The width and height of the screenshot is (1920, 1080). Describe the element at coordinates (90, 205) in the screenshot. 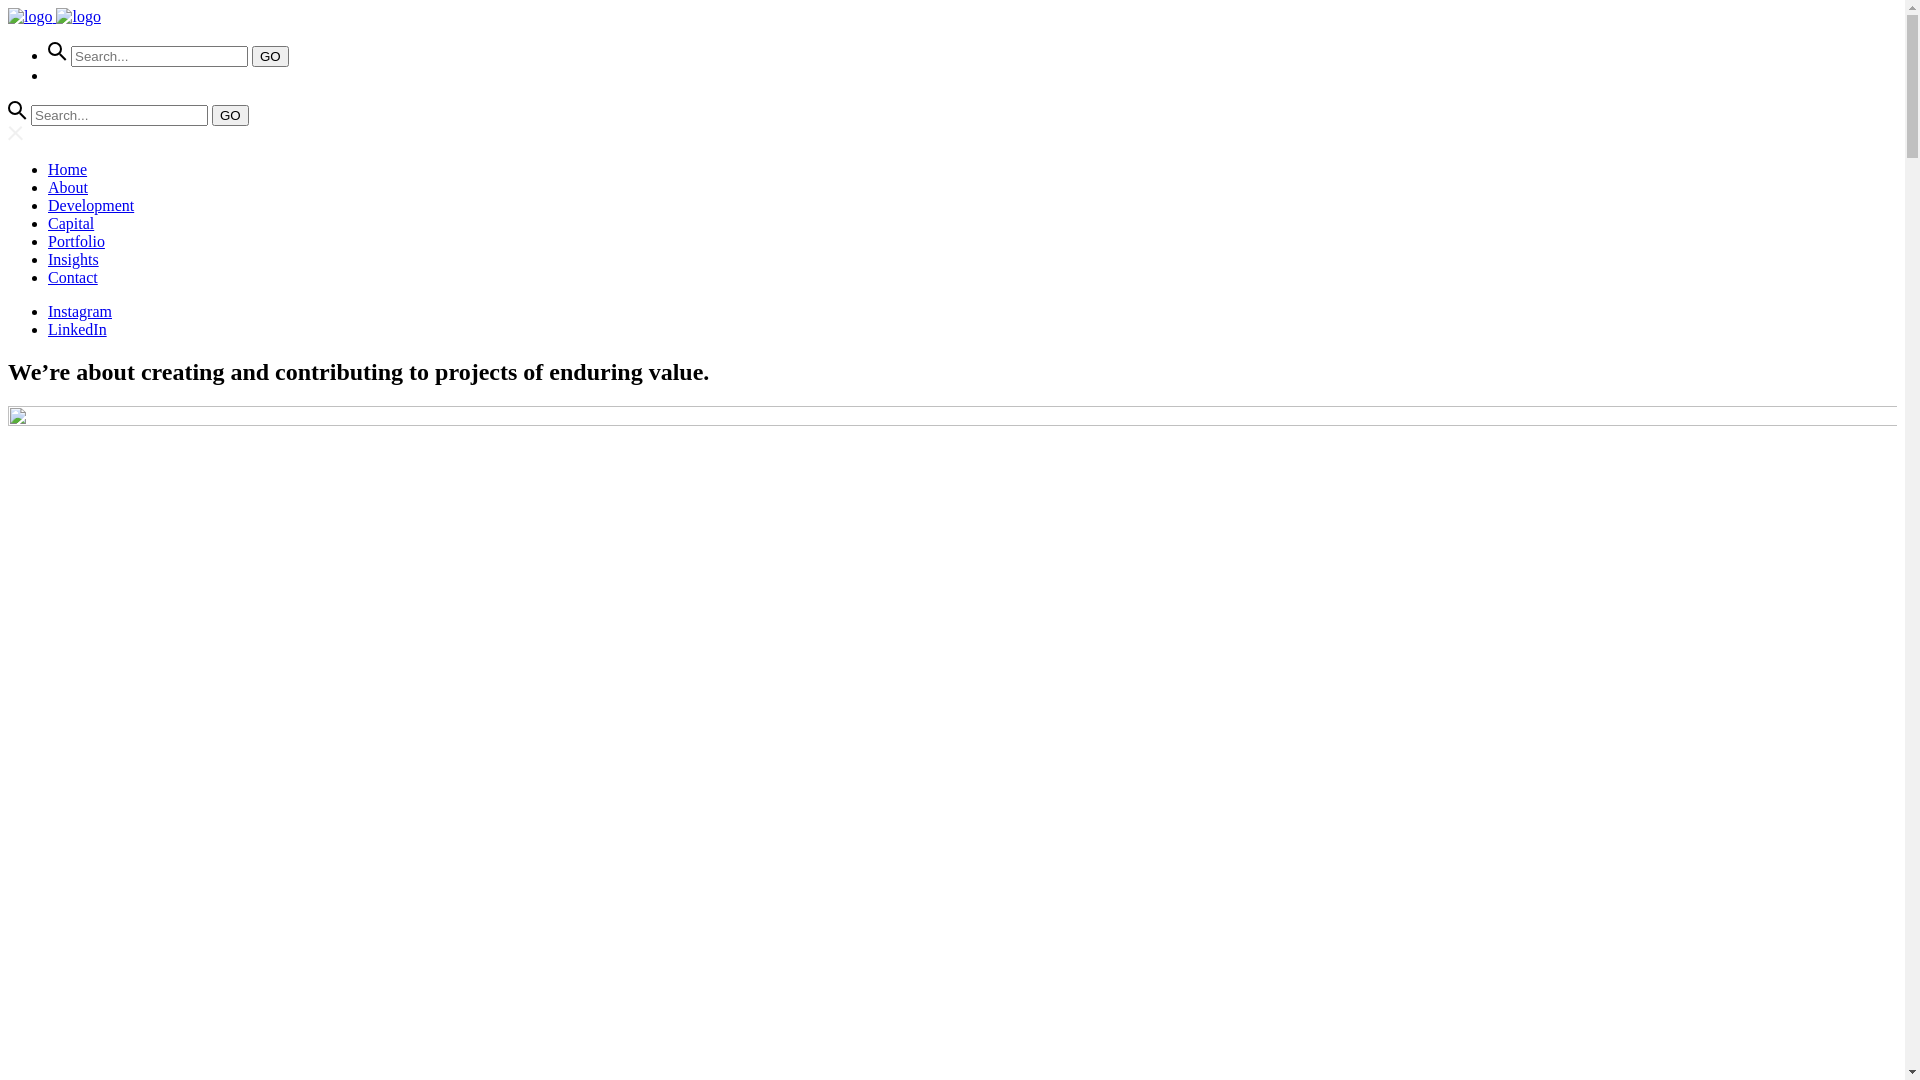

I see `'Development'` at that location.